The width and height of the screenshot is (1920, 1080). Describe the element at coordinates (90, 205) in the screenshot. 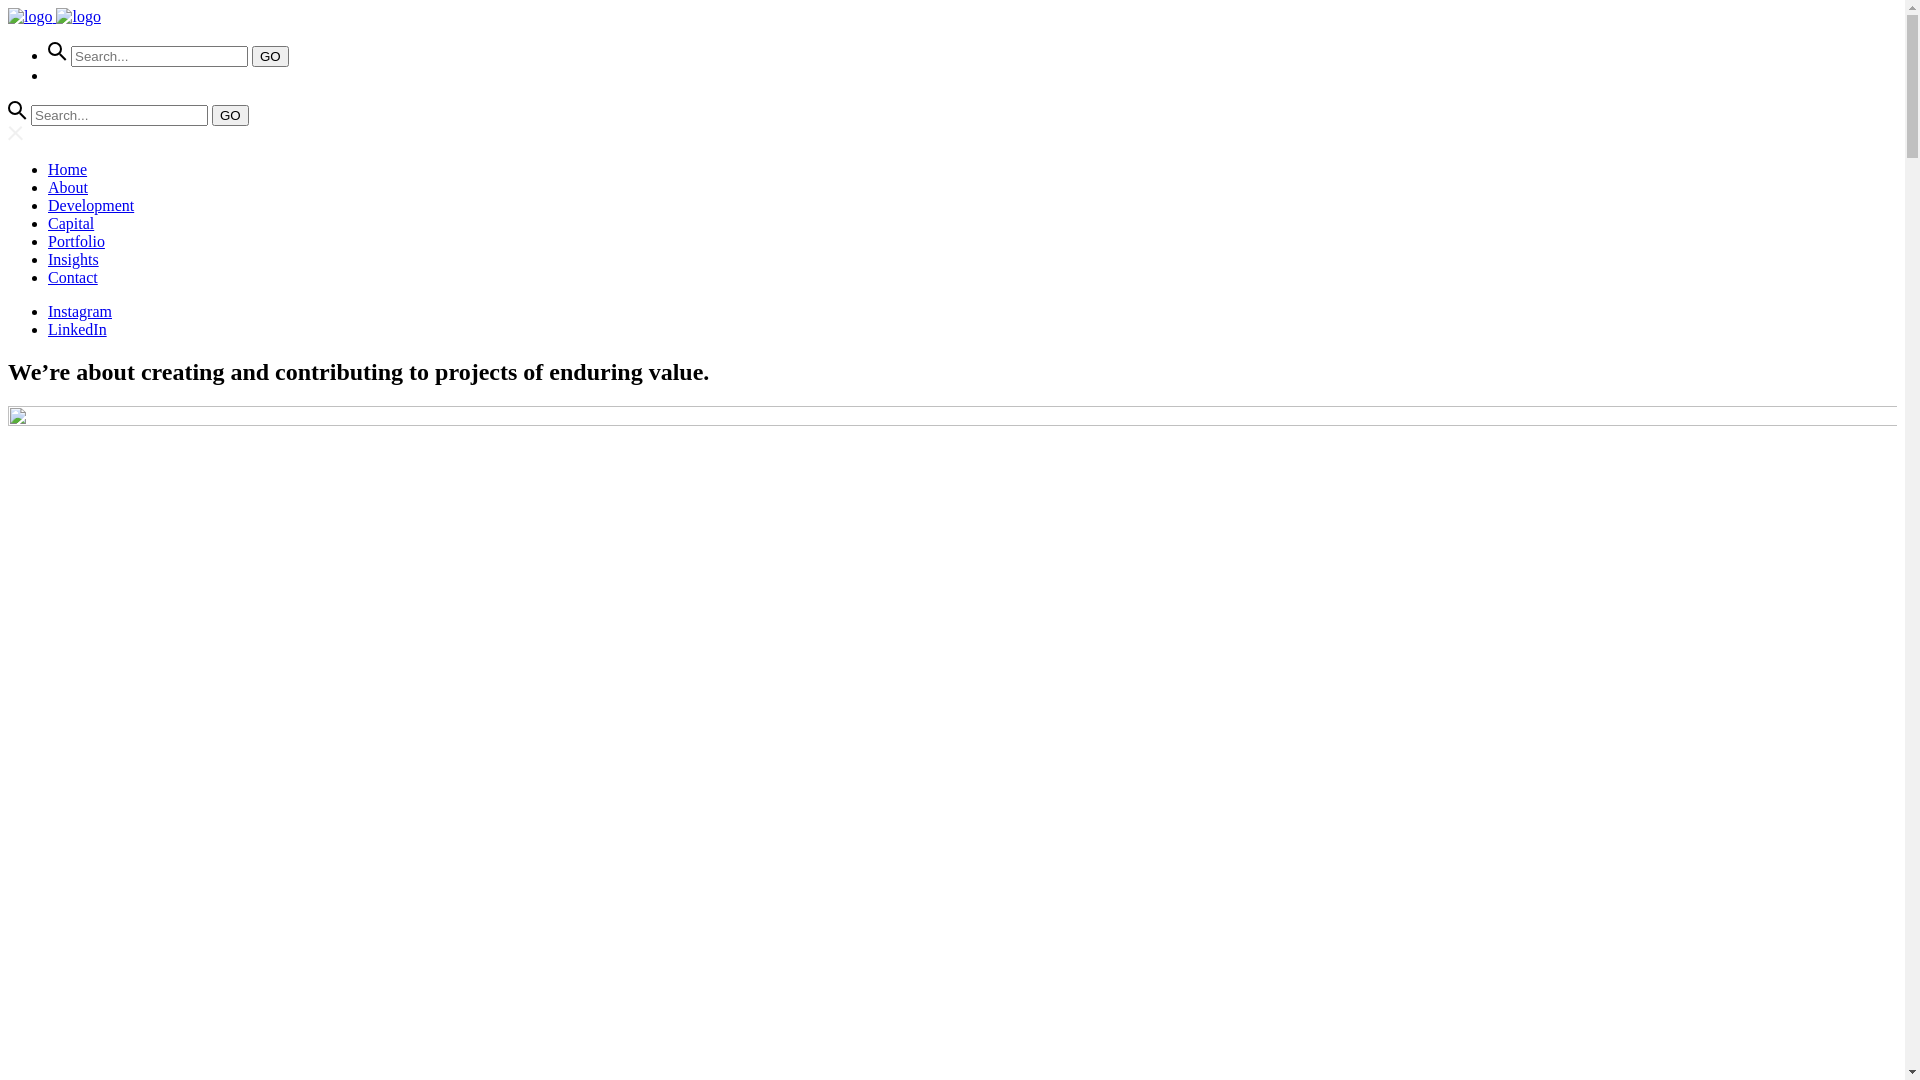

I see `'Development'` at that location.